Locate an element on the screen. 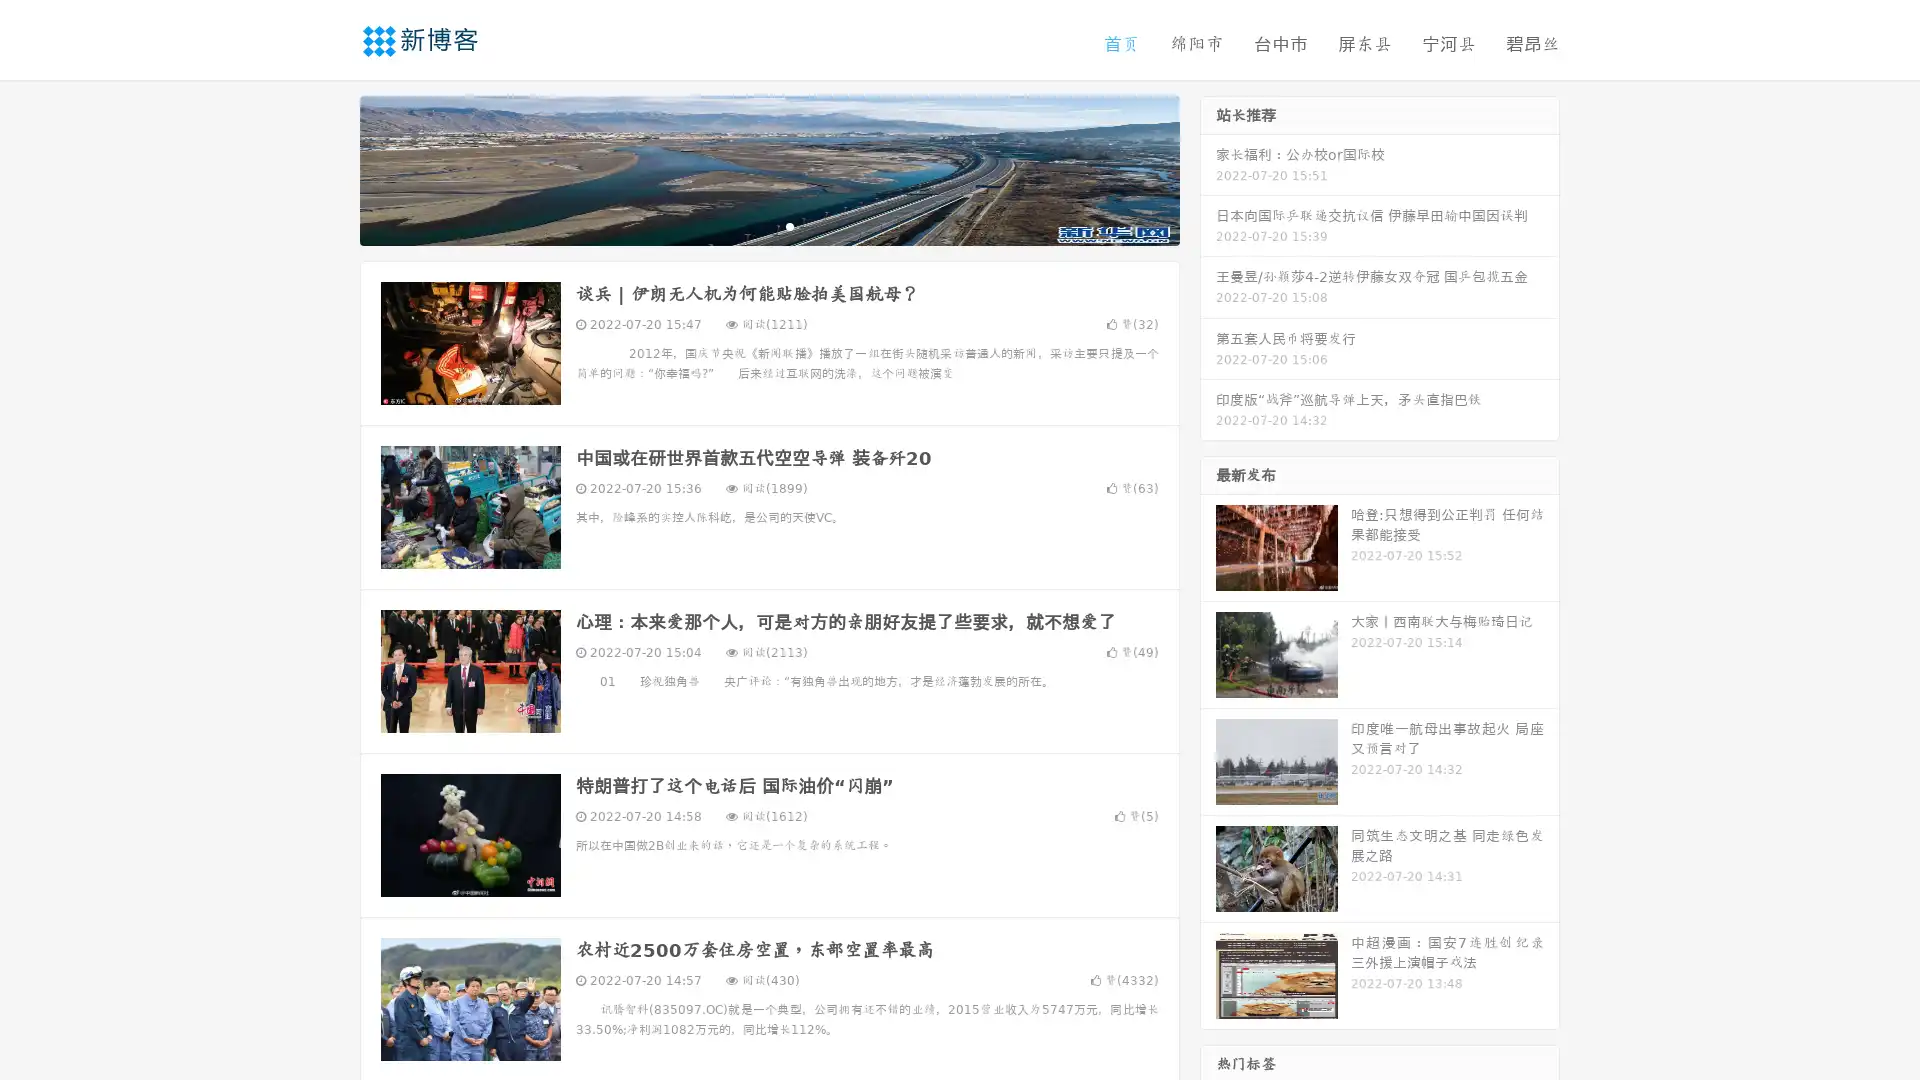  Go to slide 1 is located at coordinates (748, 225).